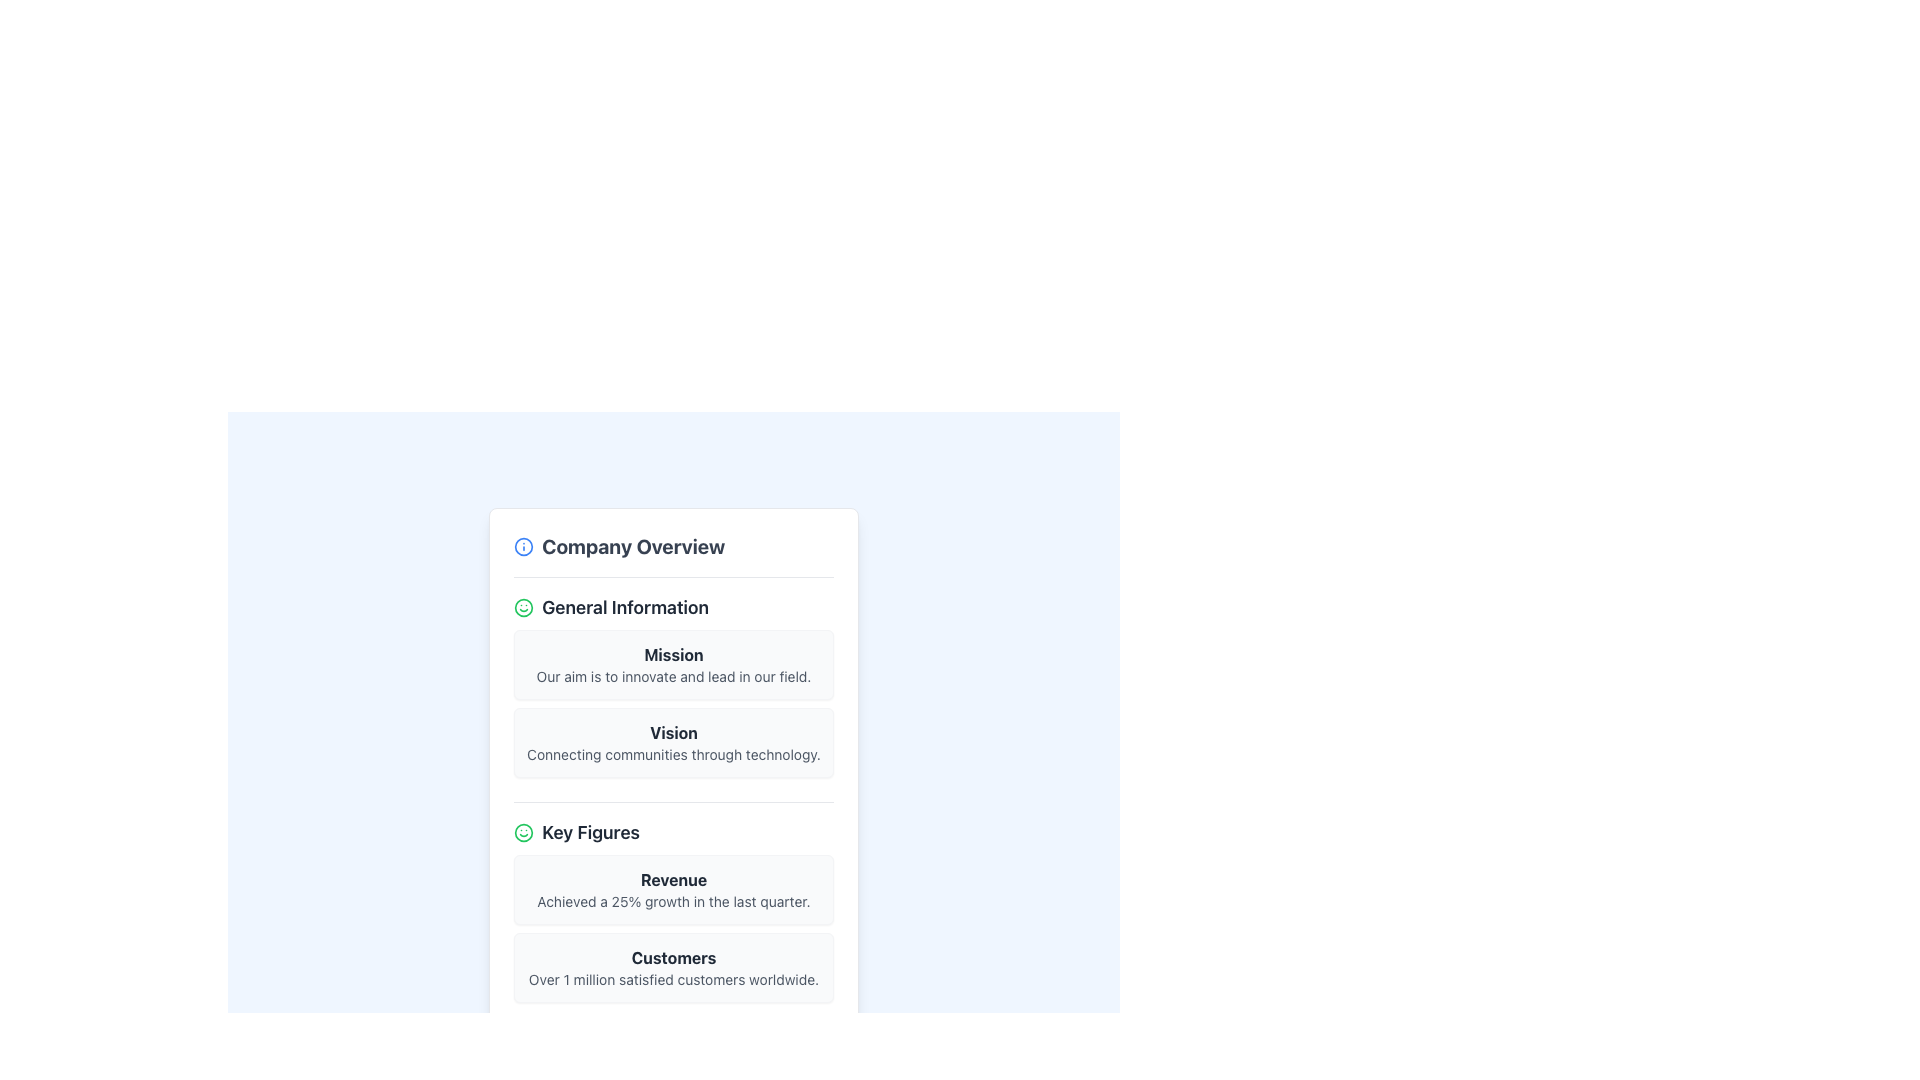 This screenshot has width=1920, height=1080. Describe the element at coordinates (673, 547) in the screenshot. I see `the 'Company Overview' header section at the top of the card` at that location.